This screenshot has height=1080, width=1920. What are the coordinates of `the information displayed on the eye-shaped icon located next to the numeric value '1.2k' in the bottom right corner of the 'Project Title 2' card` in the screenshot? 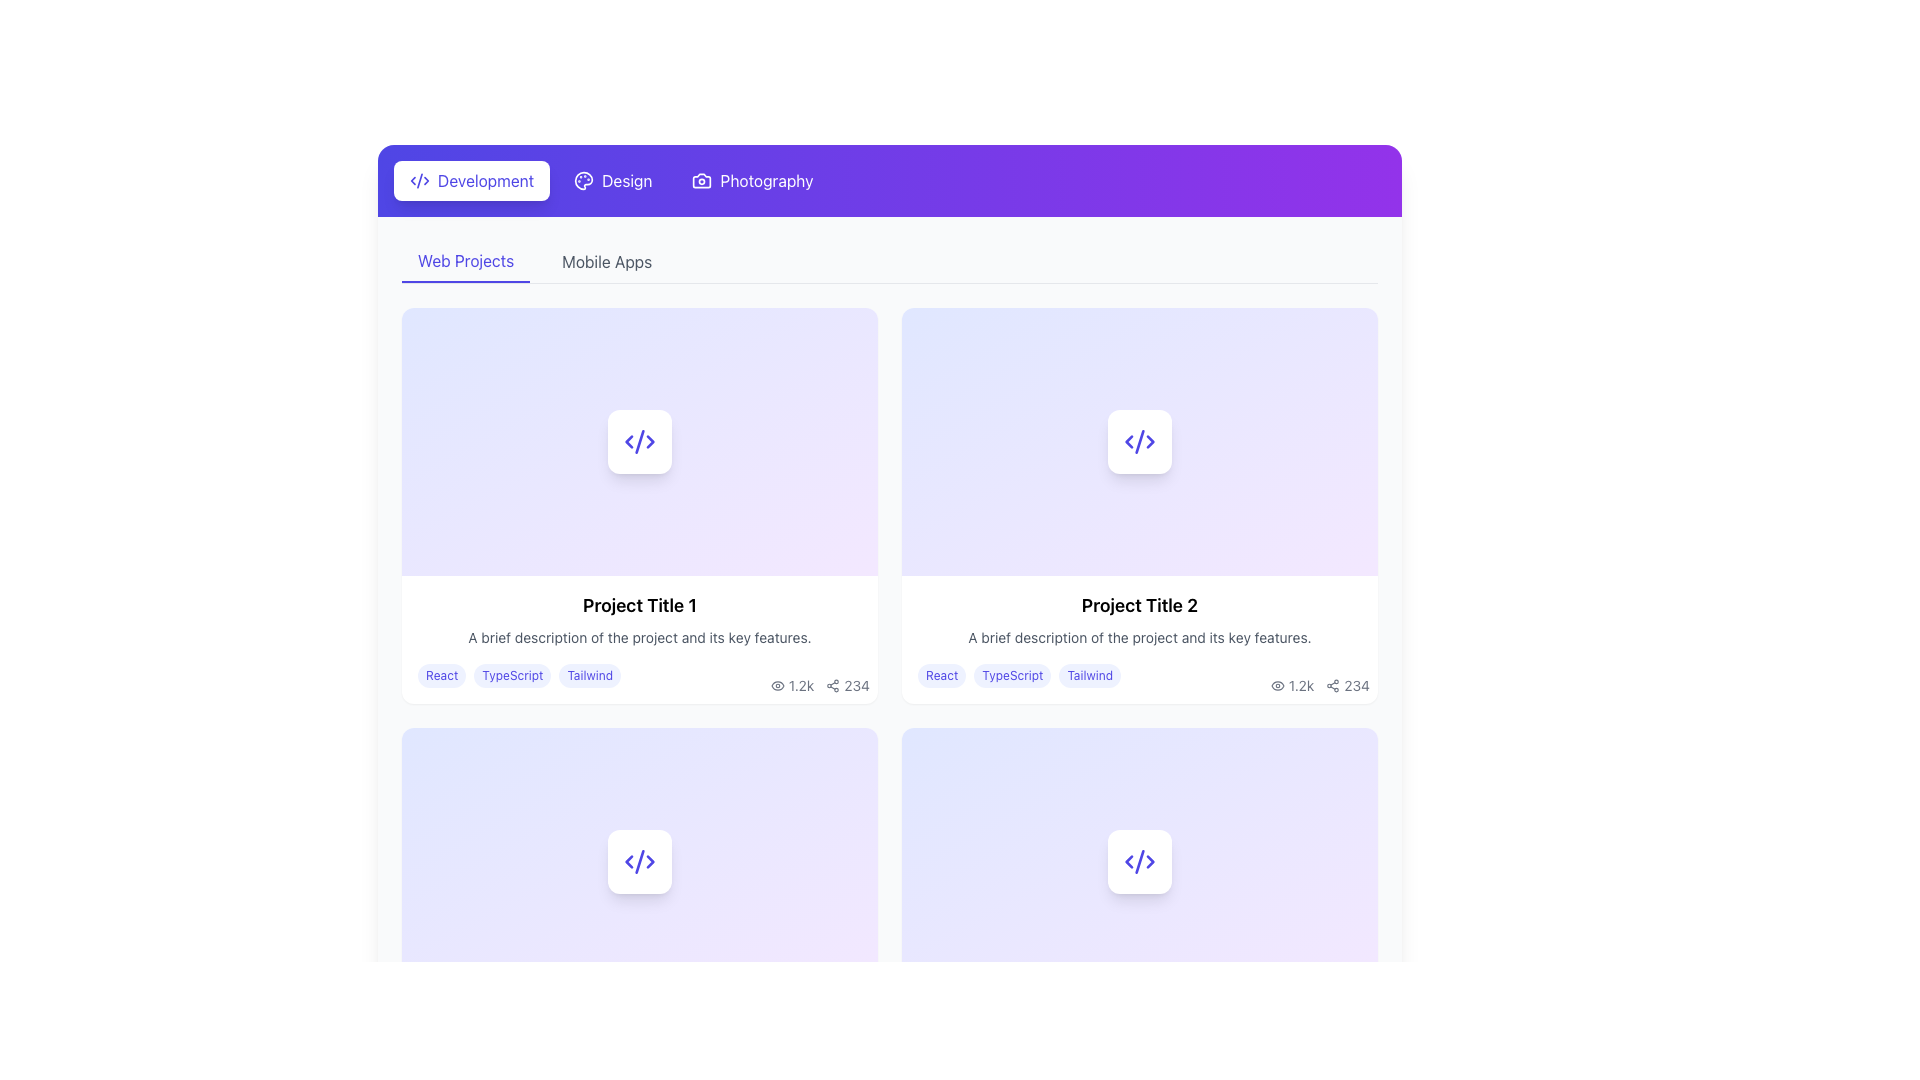 It's located at (1276, 684).